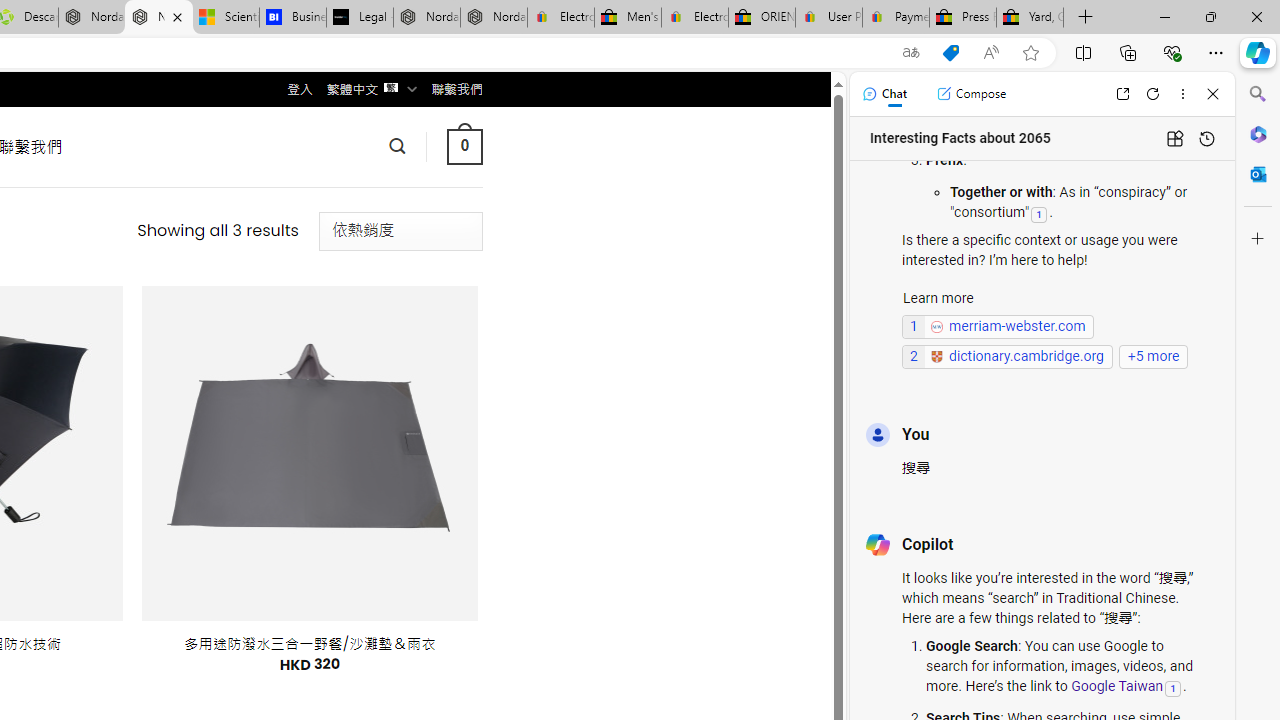  What do you see at coordinates (463, 145) in the screenshot?
I see `' 0 '` at bounding box center [463, 145].